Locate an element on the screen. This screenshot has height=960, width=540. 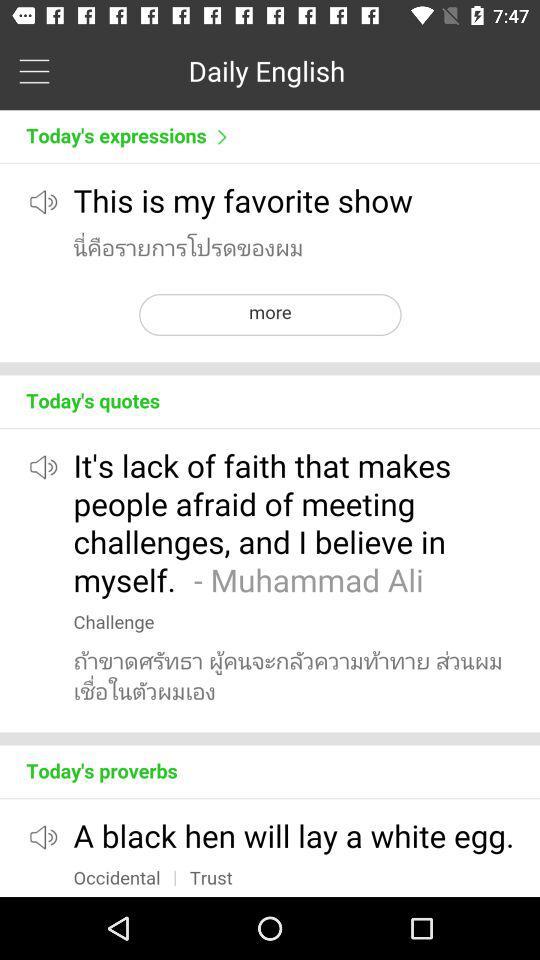
the menu icon is located at coordinates (33, 70).